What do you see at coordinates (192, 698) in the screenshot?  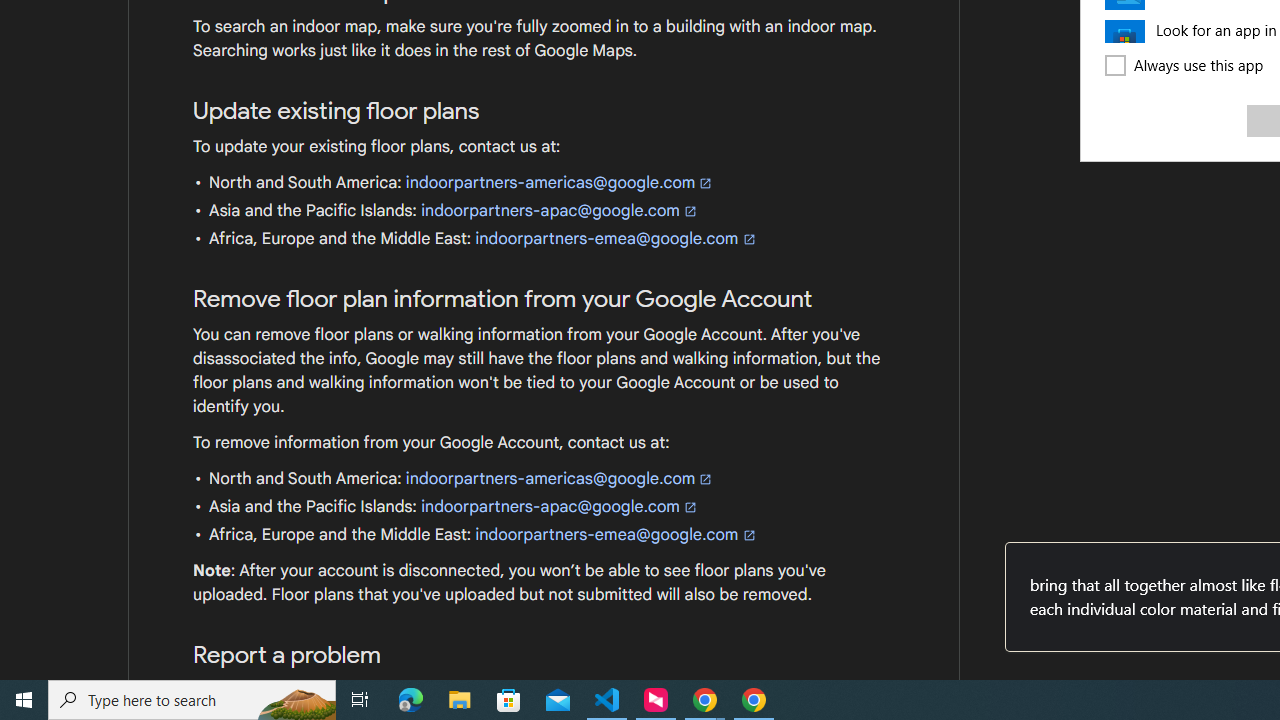 I see `'Type here to search'` at bounding box center [192, 698].